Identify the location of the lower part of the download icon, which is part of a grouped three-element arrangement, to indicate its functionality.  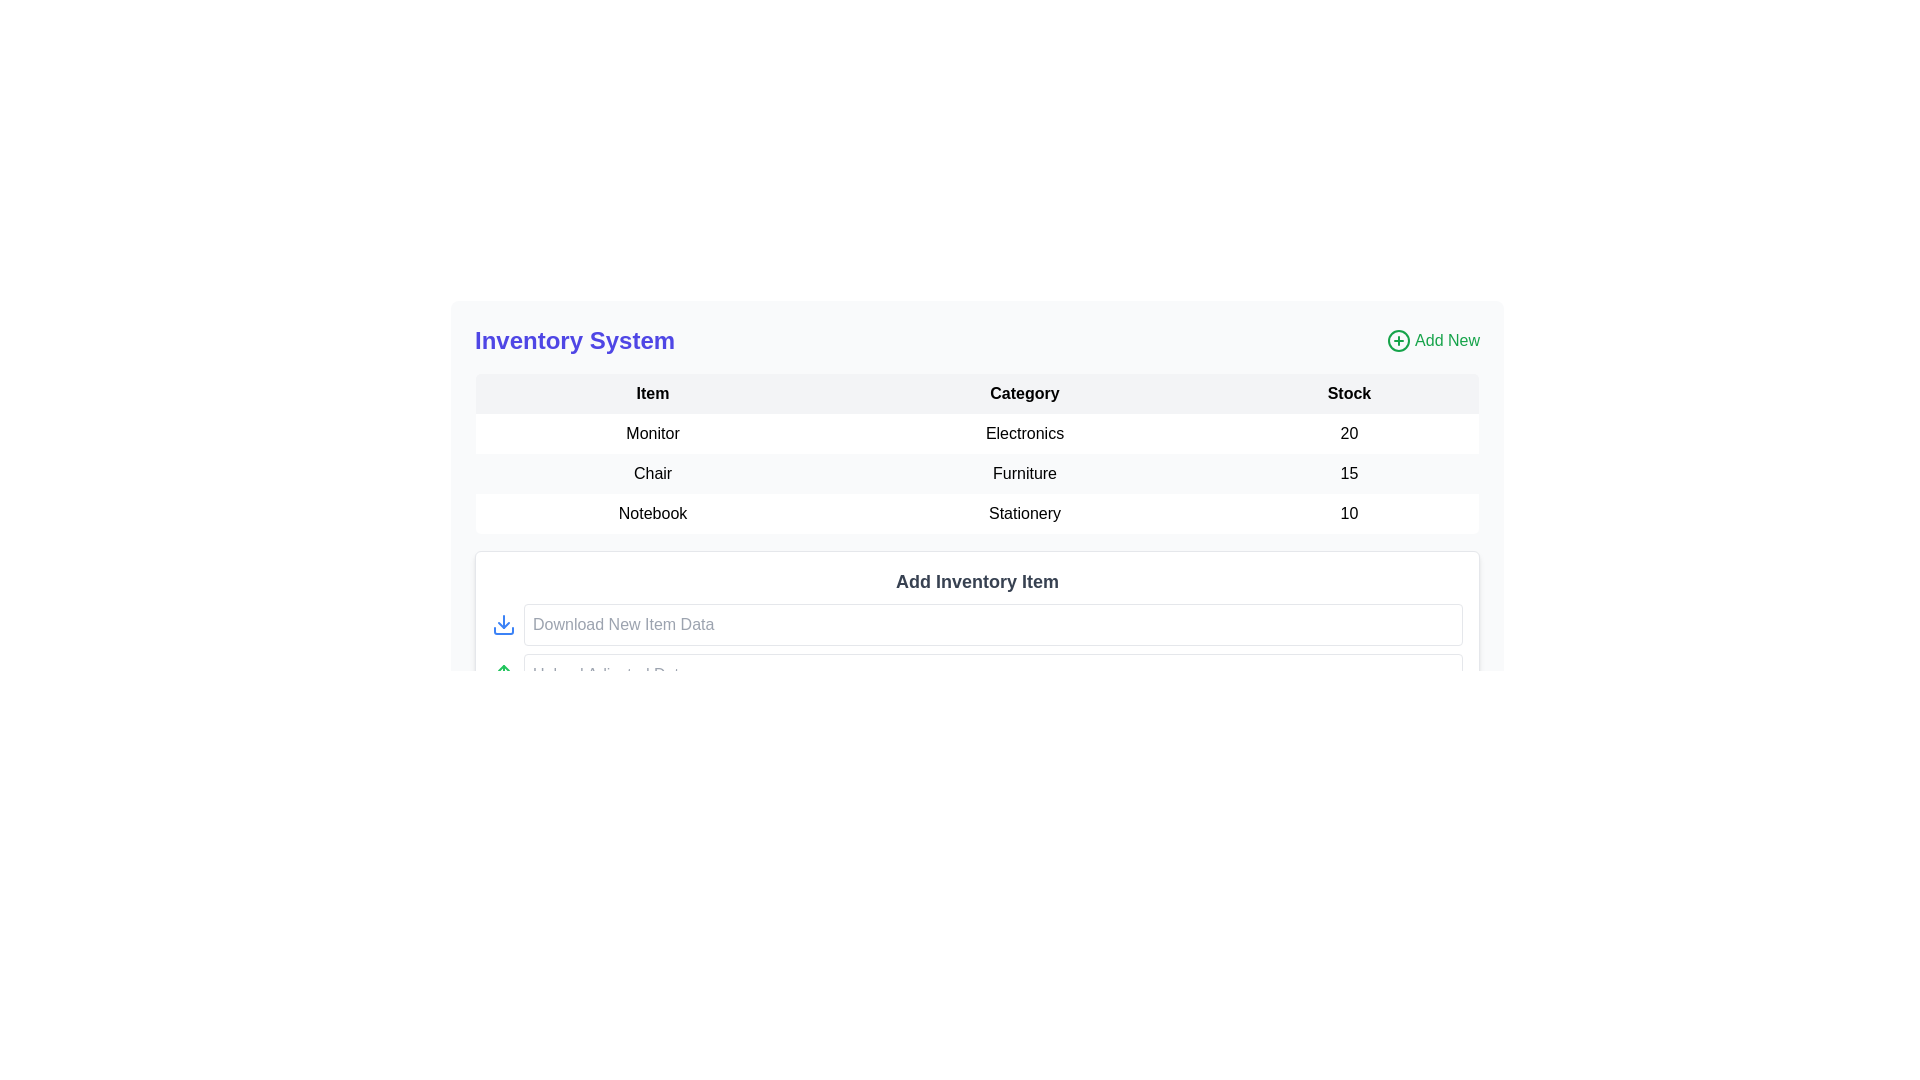
(504, 631).